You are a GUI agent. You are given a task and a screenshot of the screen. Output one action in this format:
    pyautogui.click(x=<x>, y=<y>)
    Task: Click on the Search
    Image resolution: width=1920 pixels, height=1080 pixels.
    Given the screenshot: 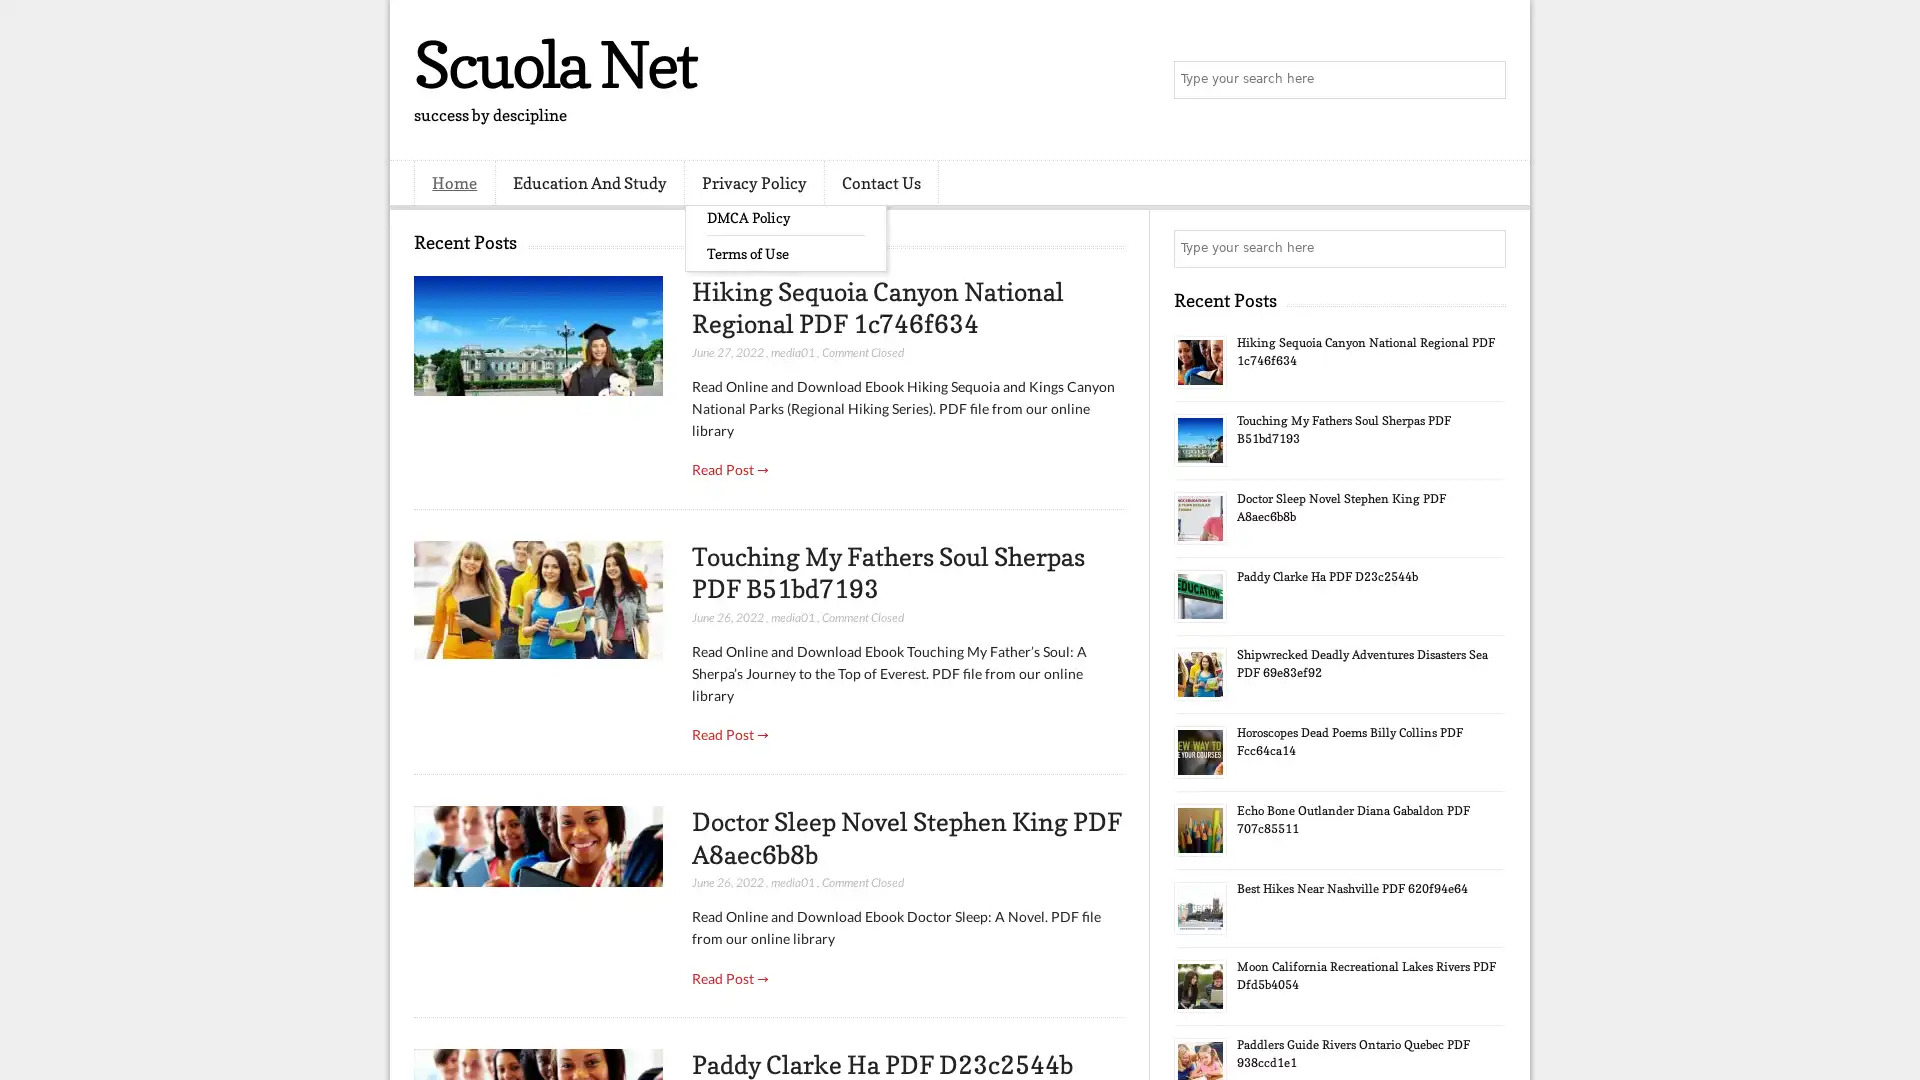 What is the action you would take?
    pyautogui.click(x=1485, y=248)
    